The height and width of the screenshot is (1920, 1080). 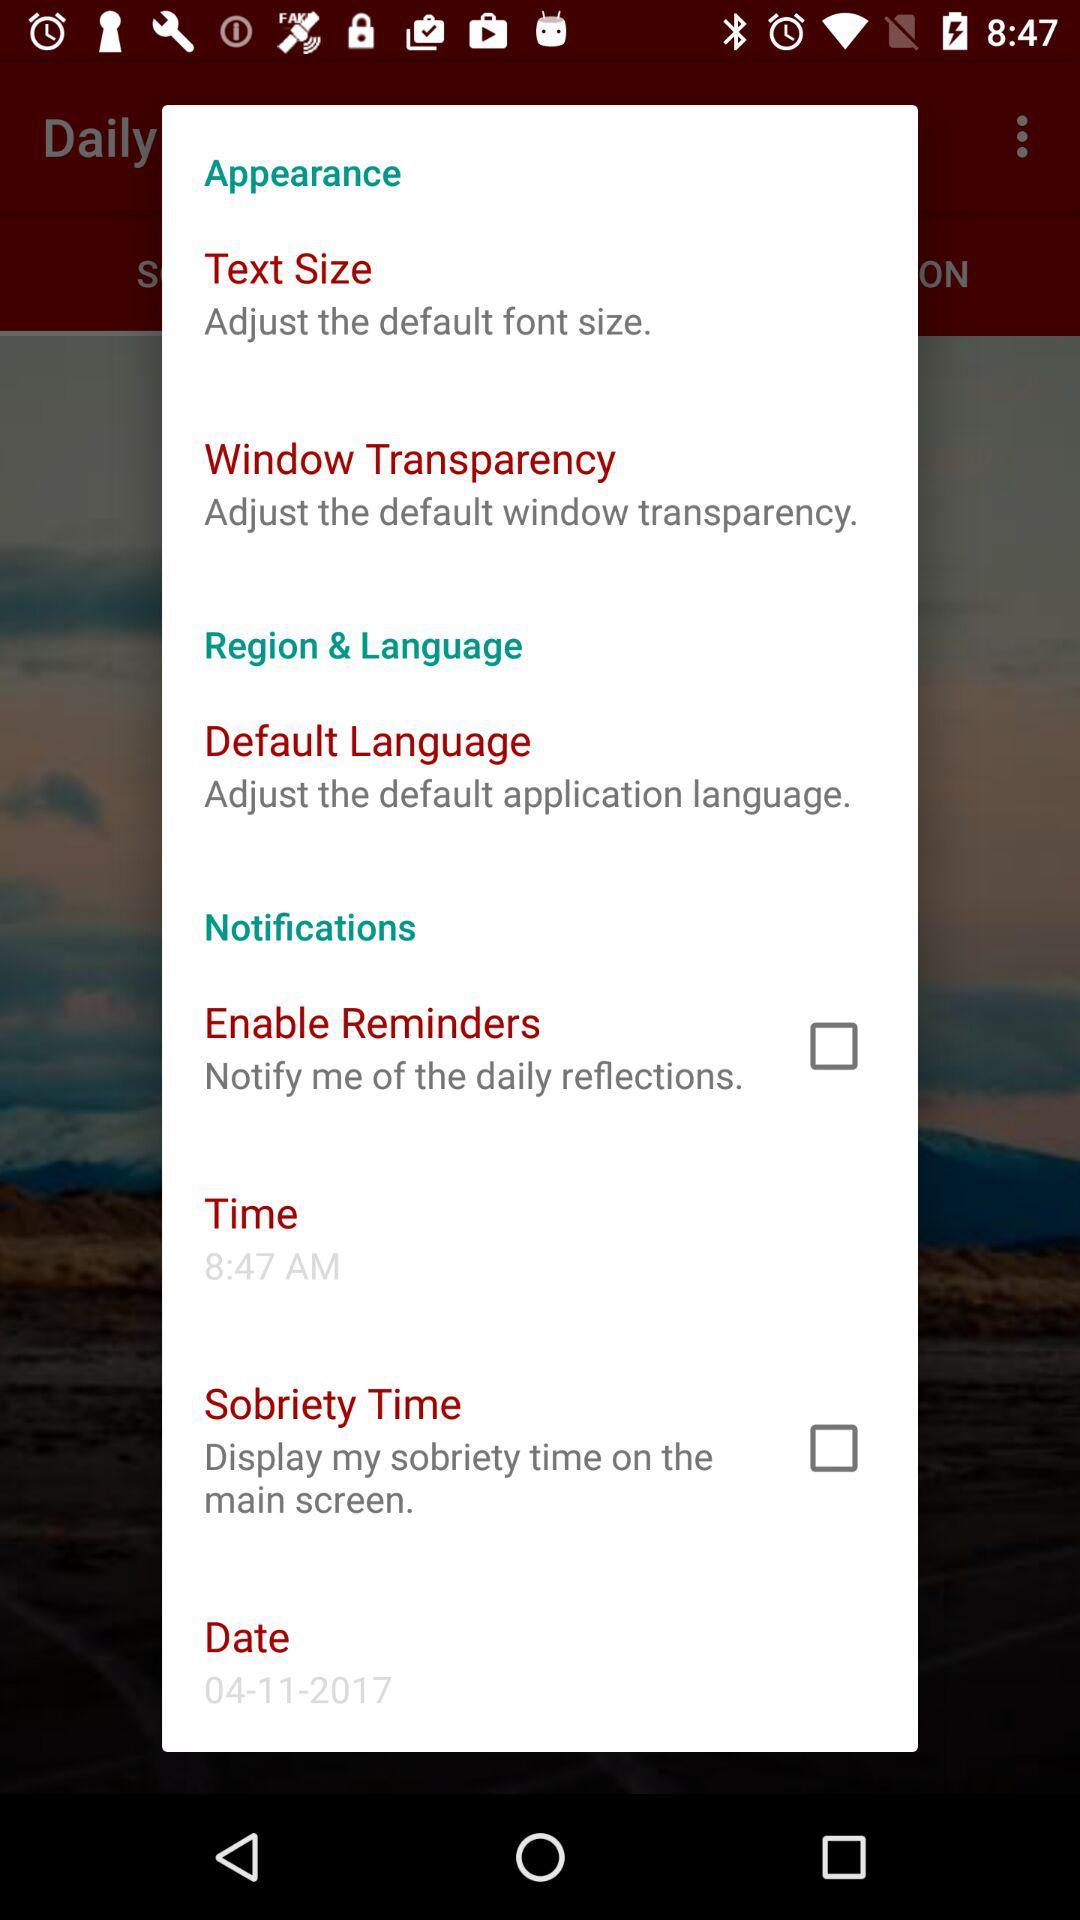 I want to click on the 04-11-2017, so click(x=298, y=1688).